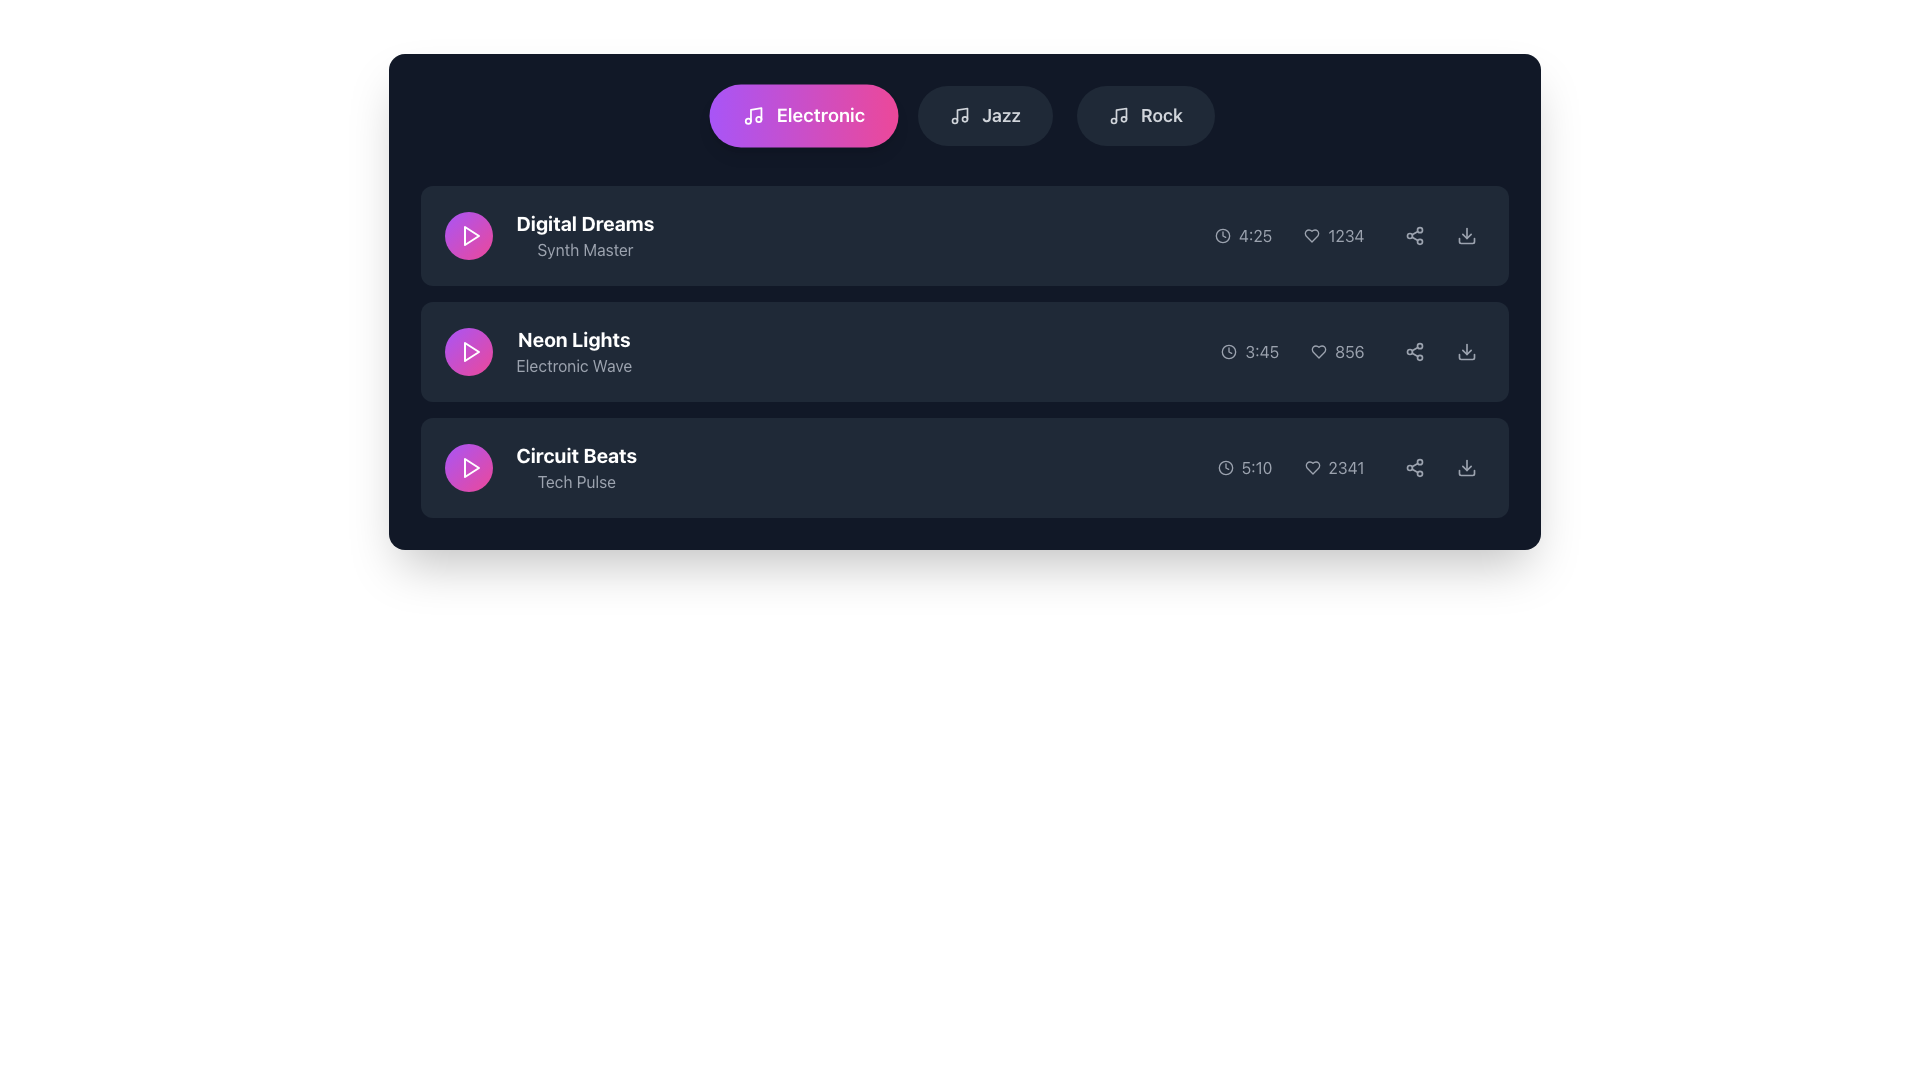 This screenshot has height=1080, width=1920. I want to click on the share button located in the rightmost section of the first row of the song list for the song 'Digital Dreams' to share the content, so click(1413, 234).